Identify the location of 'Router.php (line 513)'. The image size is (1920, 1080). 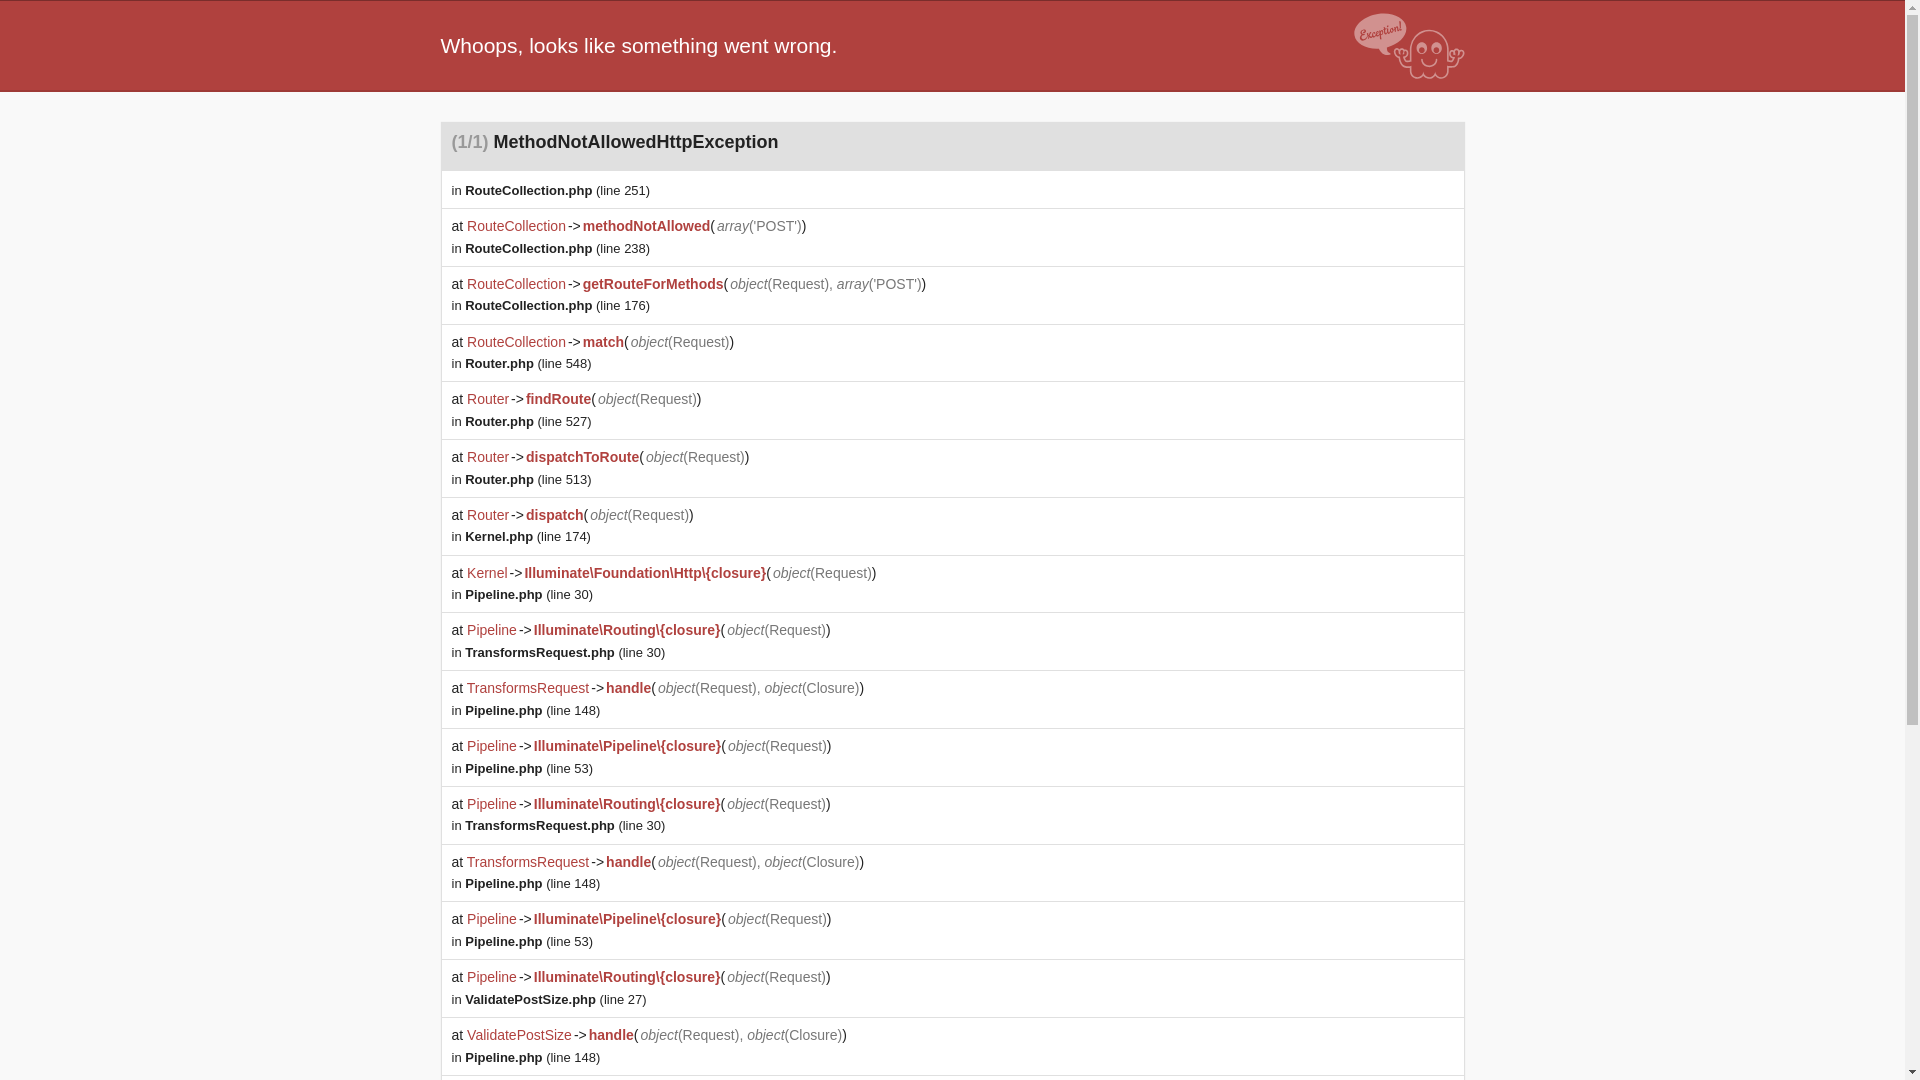
(528, 479).